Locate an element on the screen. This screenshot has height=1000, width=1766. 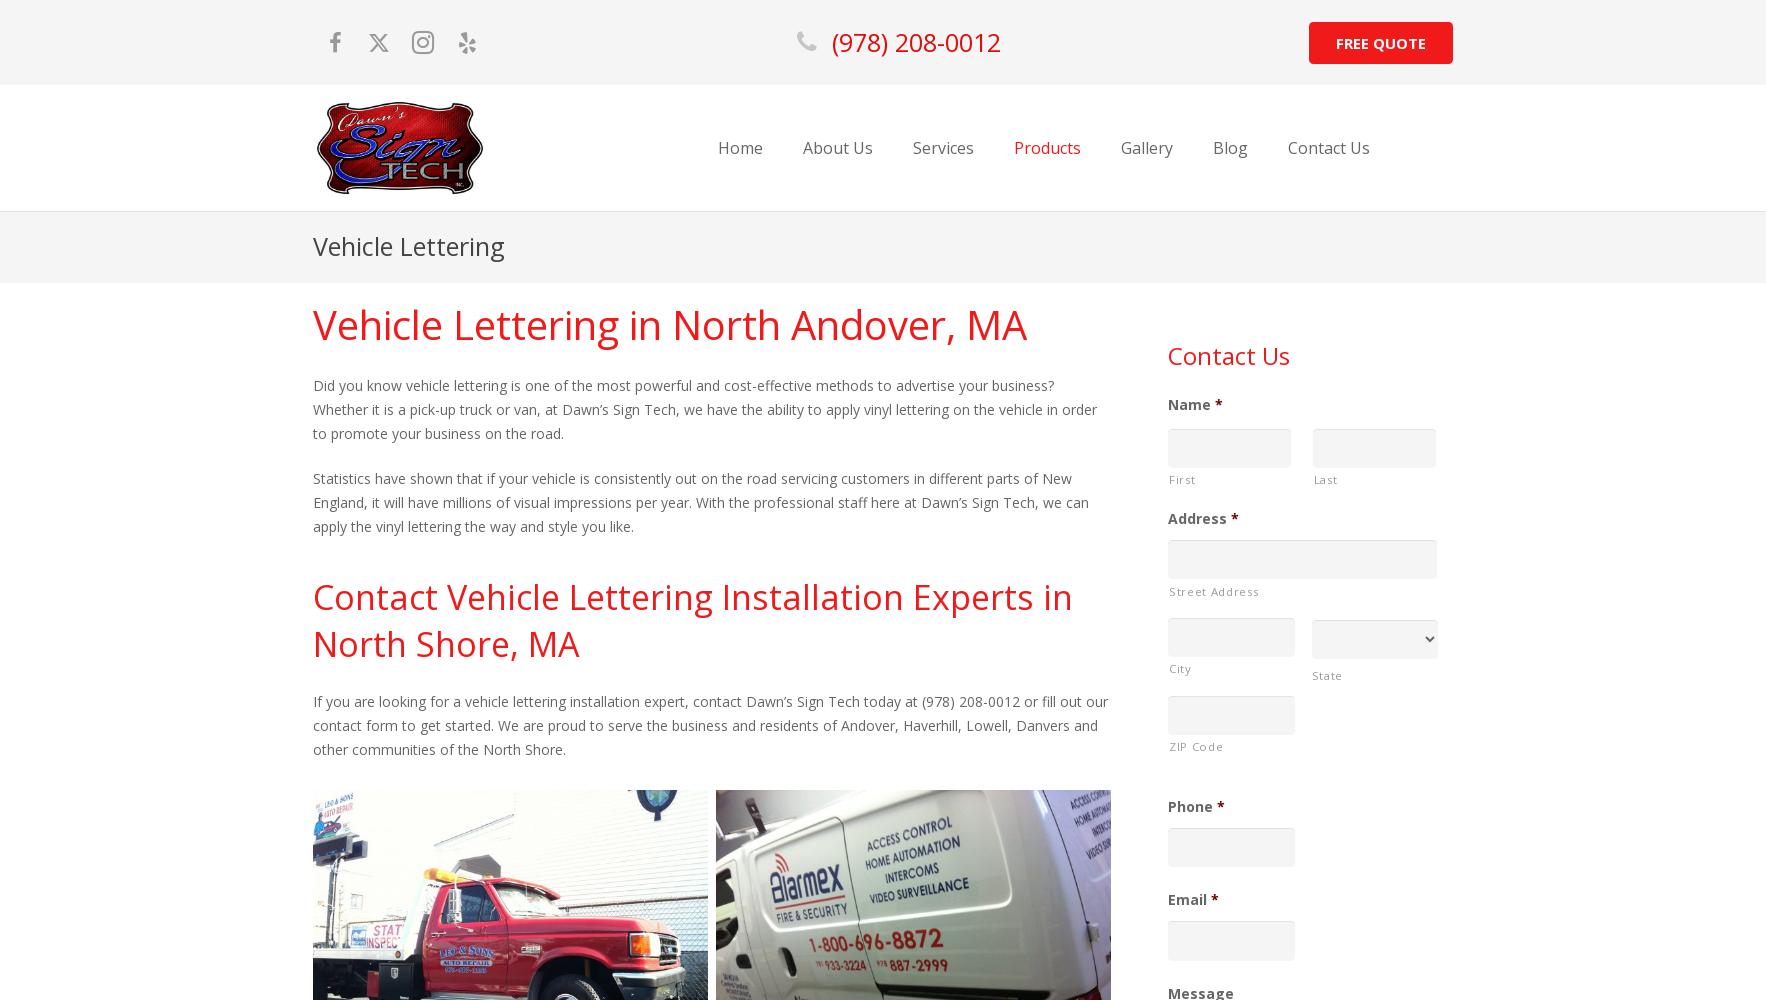
'ZIP Code' is located at coordinates (1194, 745).